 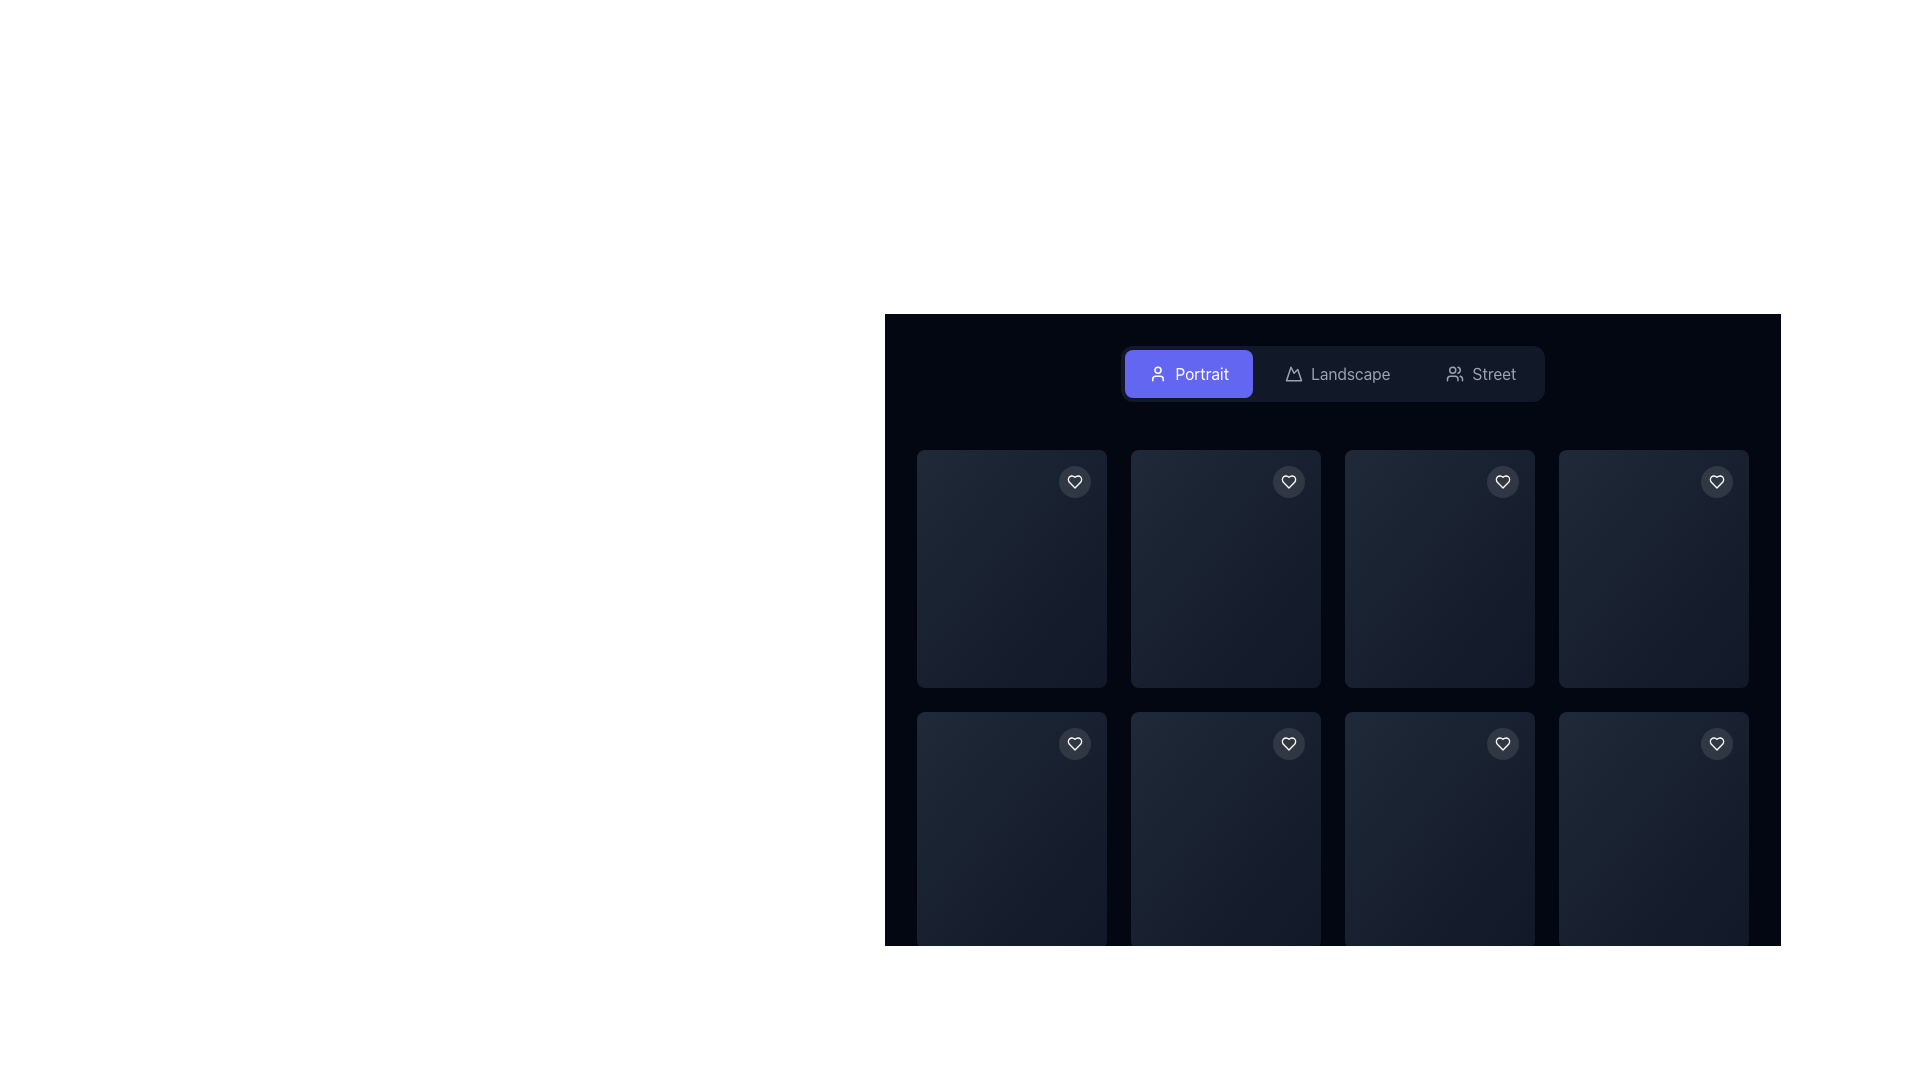 I want to click on the graphical SVG element resembling a pin or marker located at the bottom-left corner of the leftmost card in the grid layout, so click(x=1041, y=921).